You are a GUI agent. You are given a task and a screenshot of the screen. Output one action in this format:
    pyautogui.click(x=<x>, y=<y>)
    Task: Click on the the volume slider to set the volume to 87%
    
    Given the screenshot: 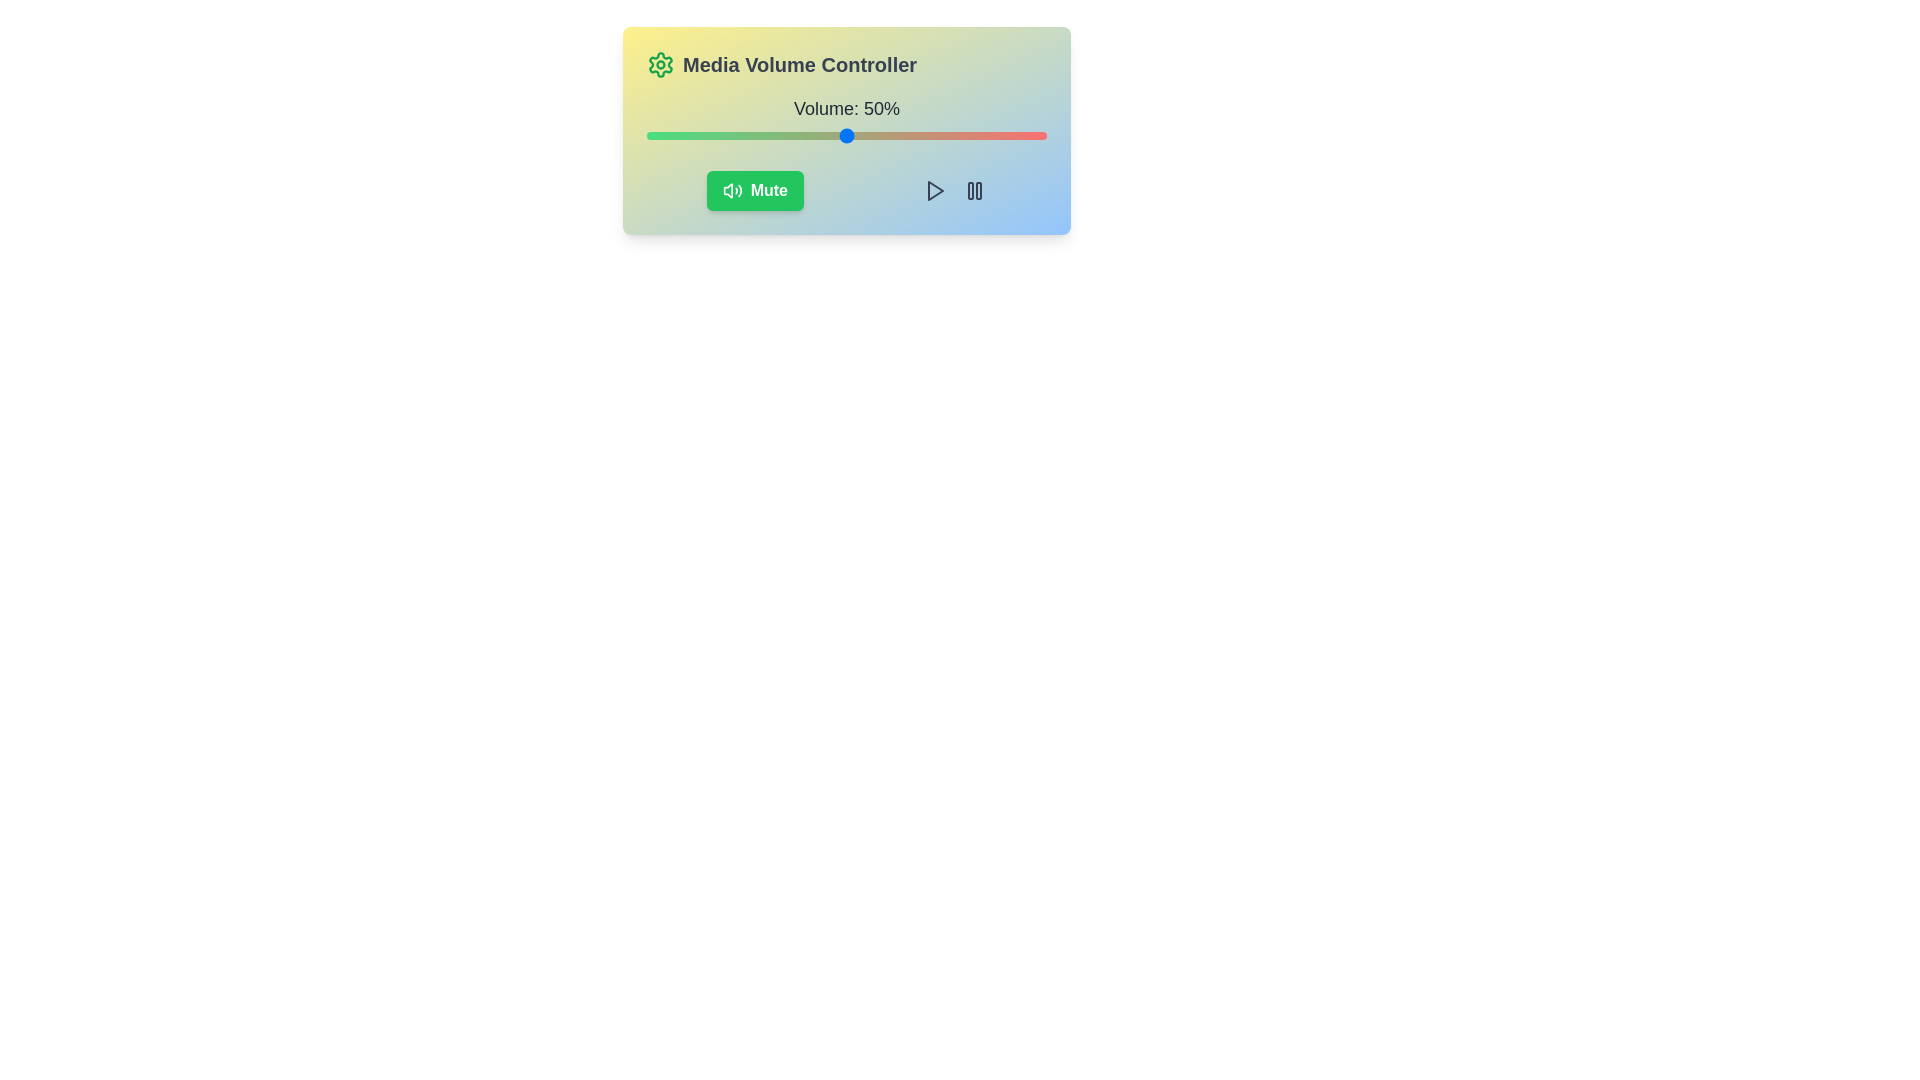 What is the action you would take?
    pyautogui.click(x=994, y=135)
    